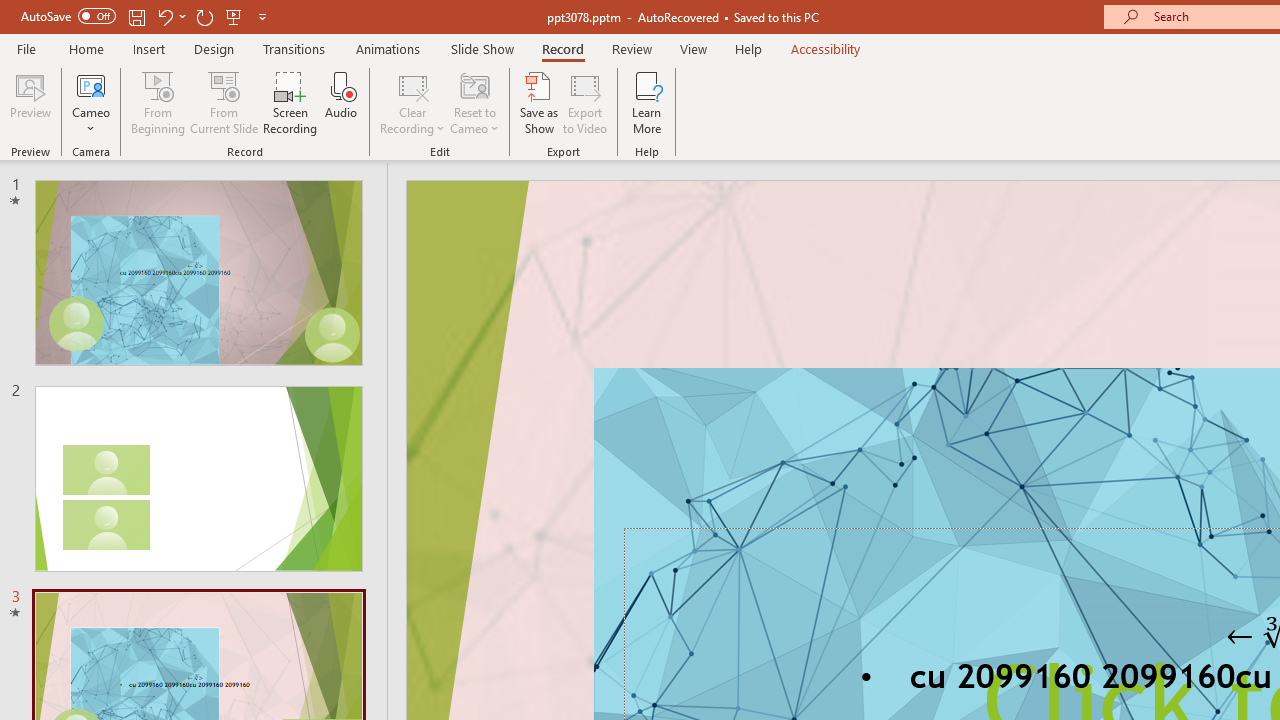 This screenshot has height=720, width=1280. Describe the element at coordinates (294, 48) in the screenshot. I see `'Transitions'` at that location.